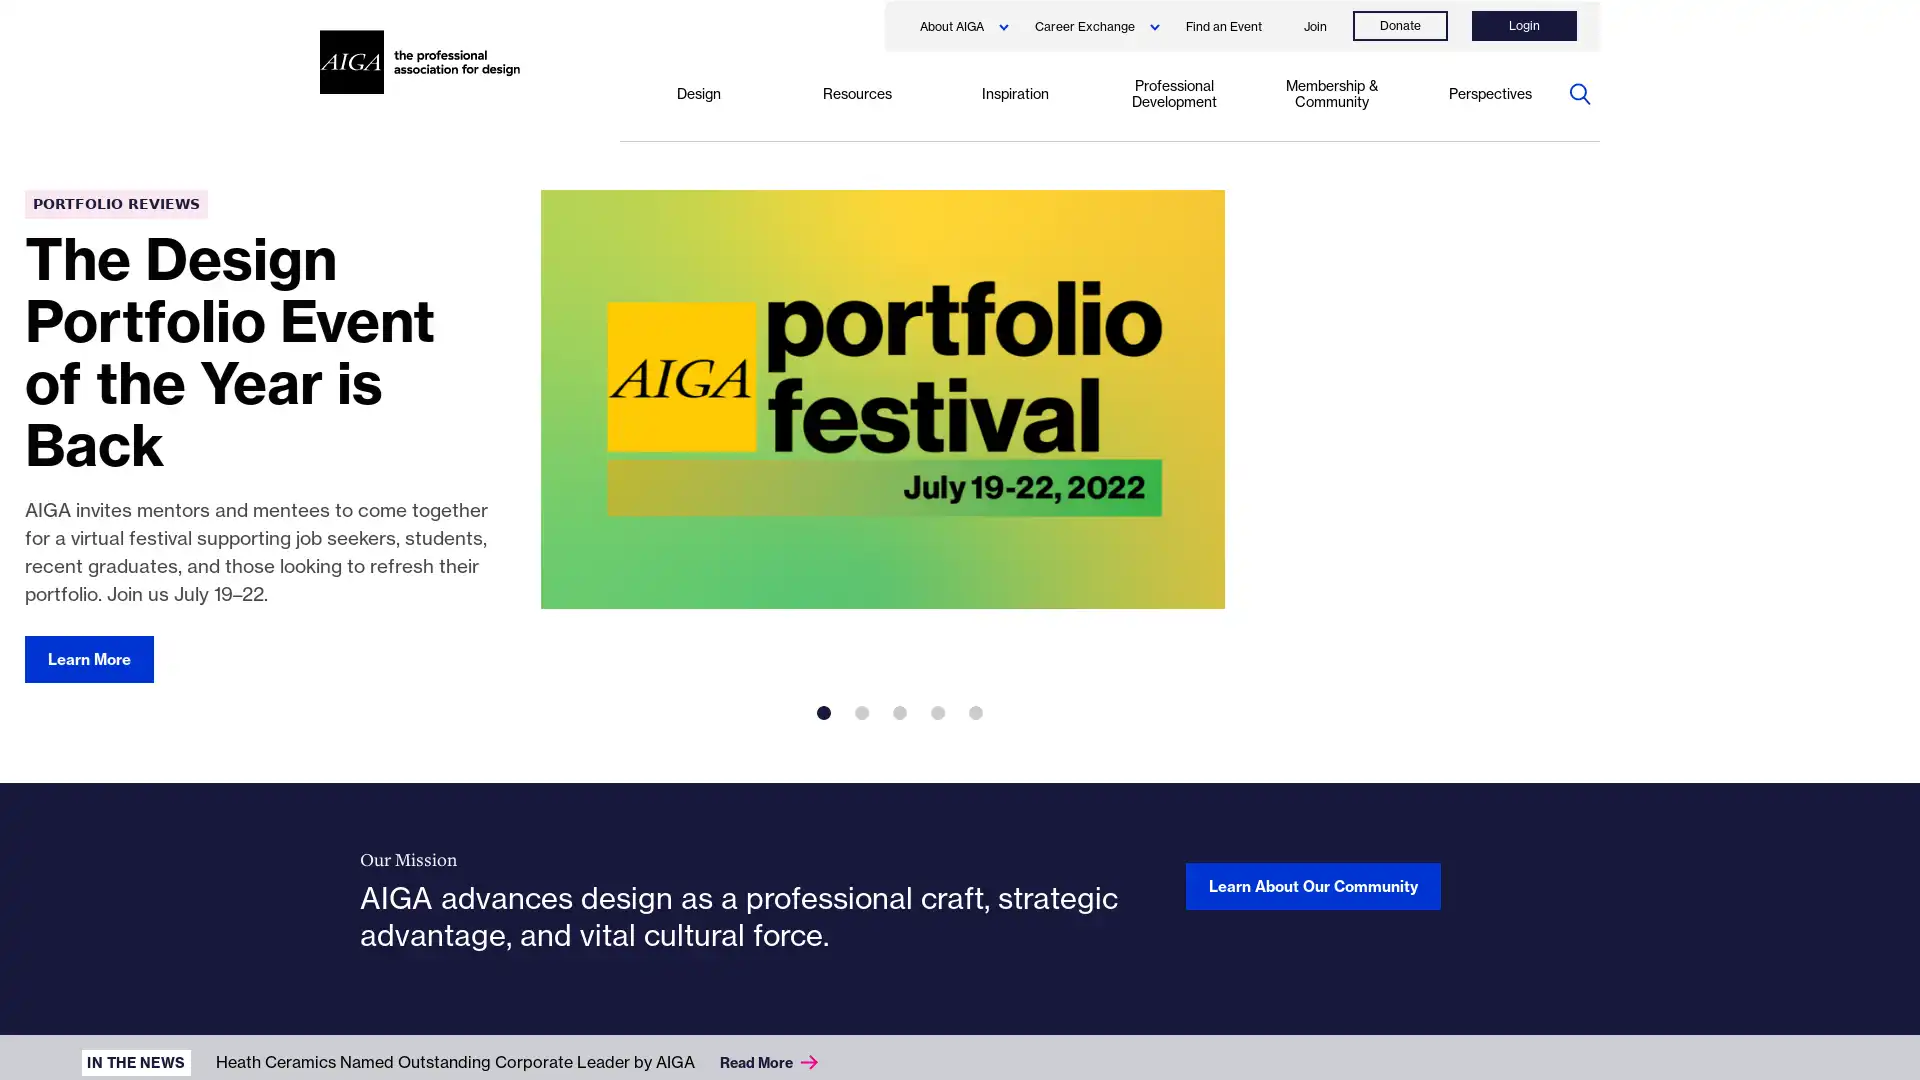 The image size is (1920, 1080). What do you see at coordinates (936, 712) in the screenshot?
I see `4 of 5` at bounding box center [936, 712].